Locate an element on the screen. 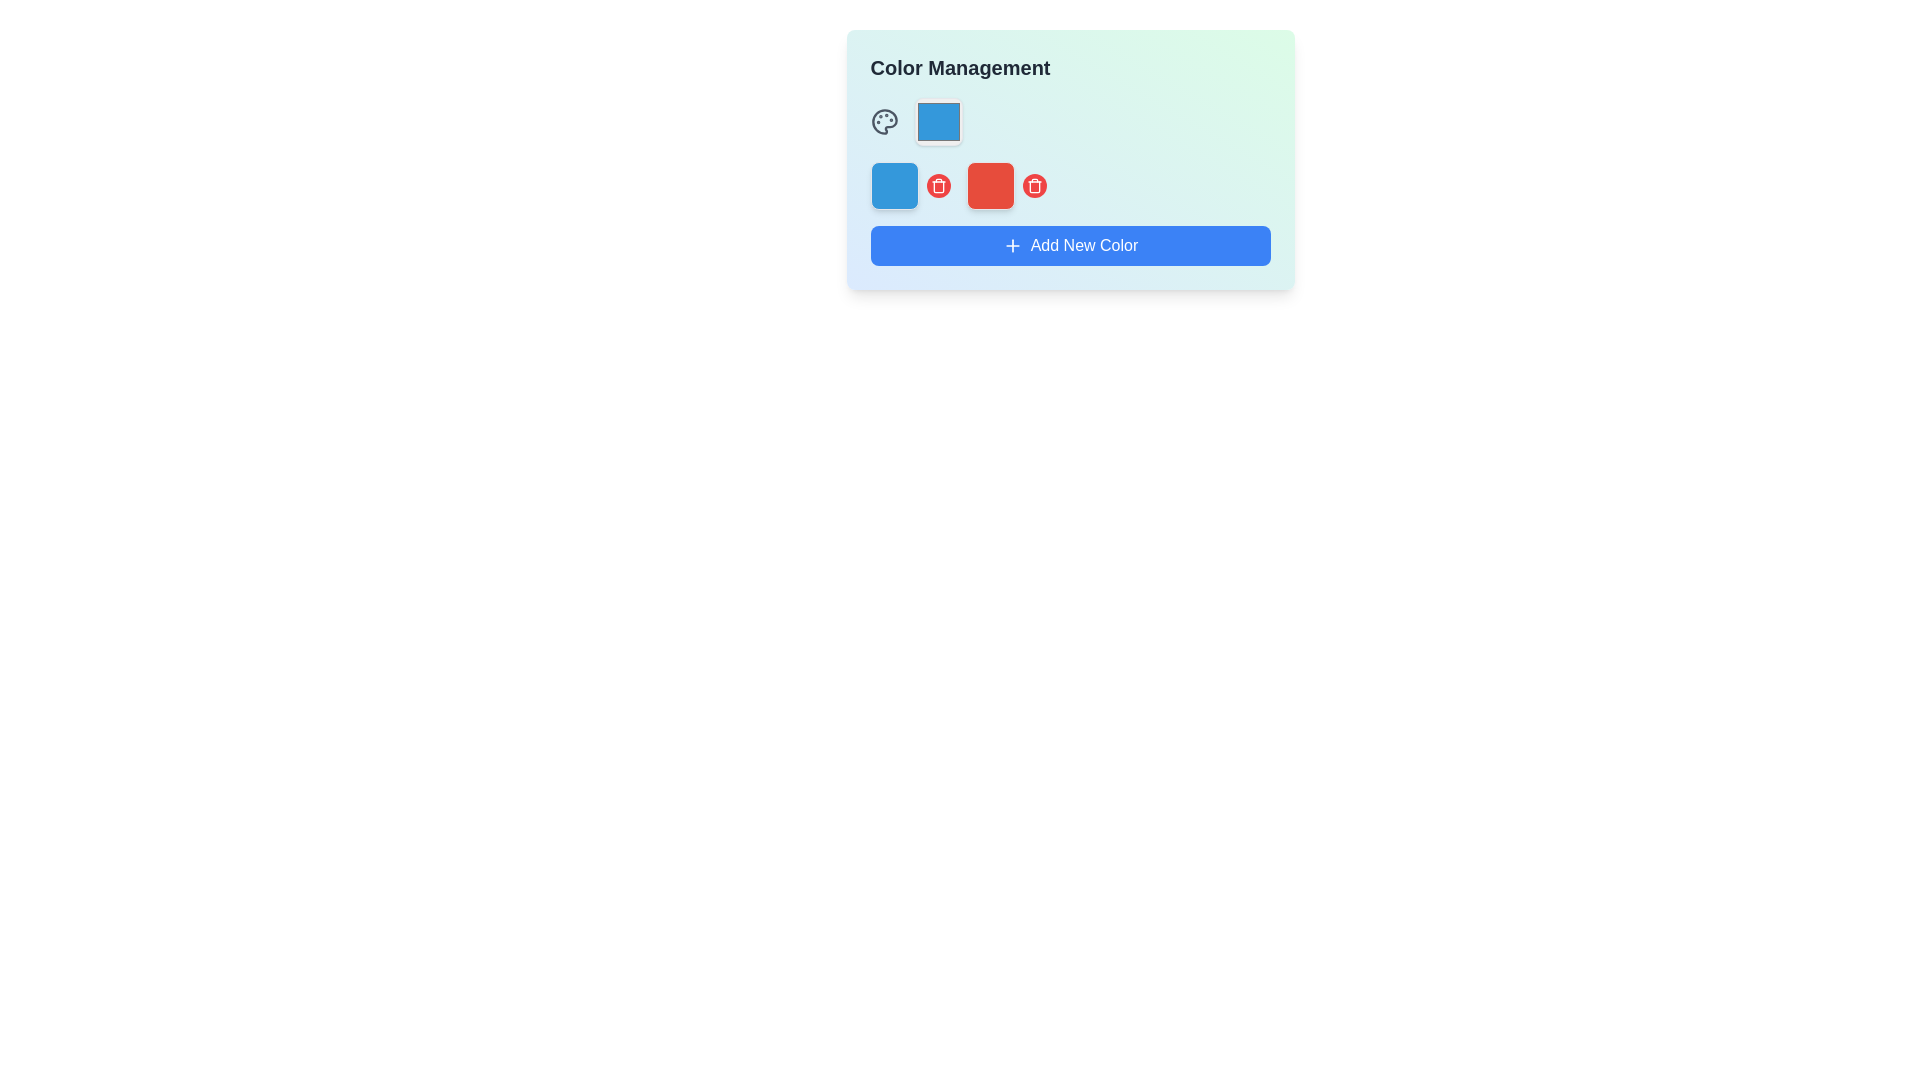  the Color block in the Color Management section is located at coordinates (909, 185).